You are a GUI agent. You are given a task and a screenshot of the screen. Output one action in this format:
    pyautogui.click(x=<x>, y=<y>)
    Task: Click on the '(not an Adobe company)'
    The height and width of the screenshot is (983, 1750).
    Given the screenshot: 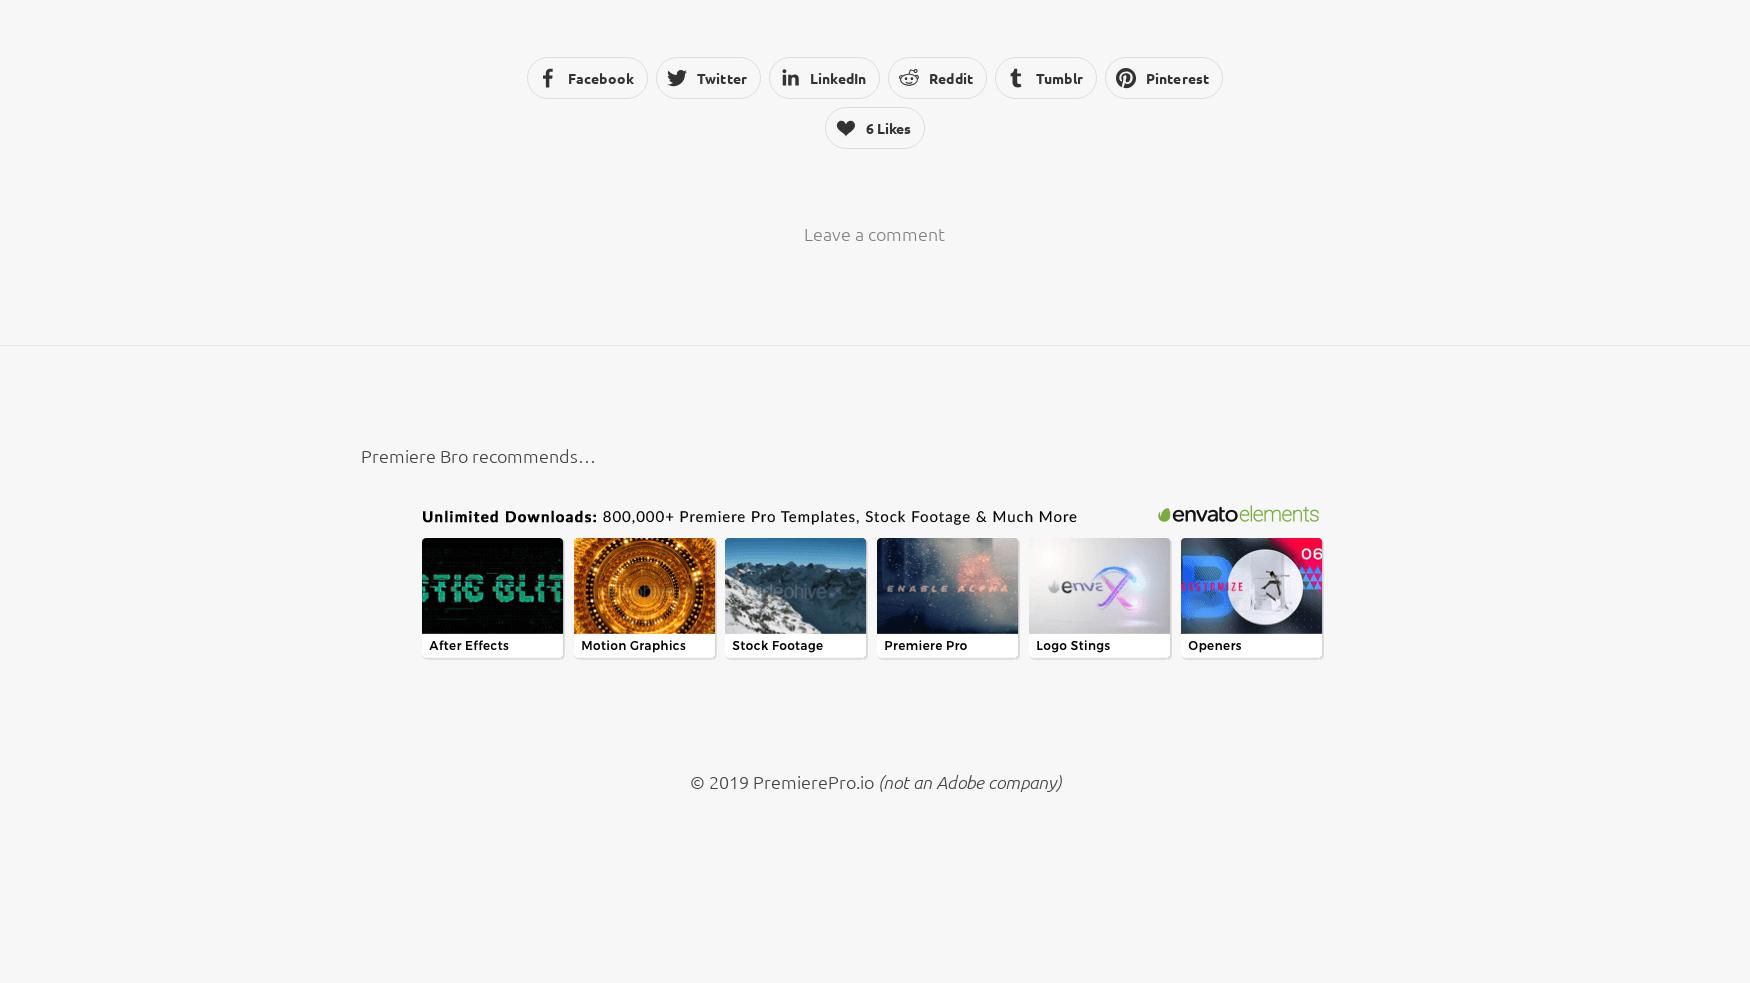 What is the action you would take?
    pyautogui.click(x=966, y=779)
    